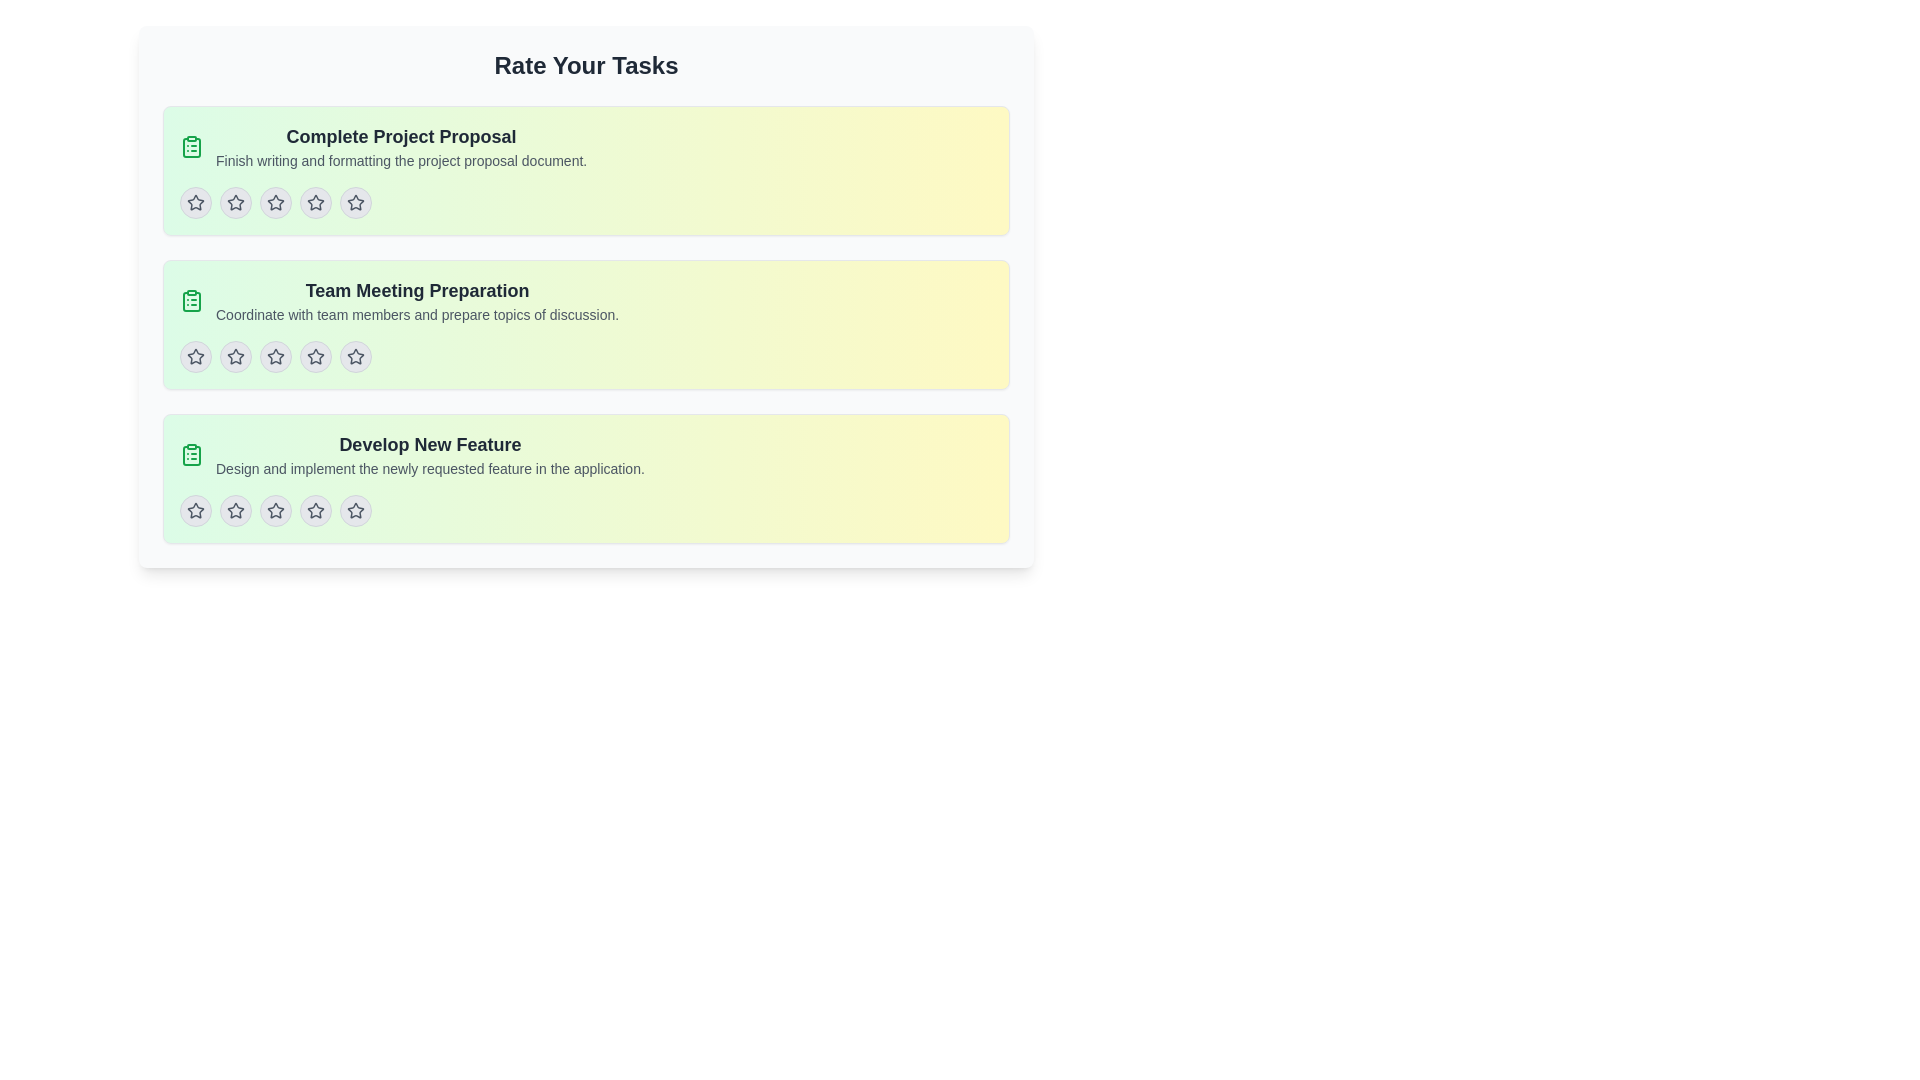  Describe the element at coordinates (355, 202) in the screenshot. I see `the fourth star icon in the row of five stars under the 'Complete Project Proposal' task` at that location.